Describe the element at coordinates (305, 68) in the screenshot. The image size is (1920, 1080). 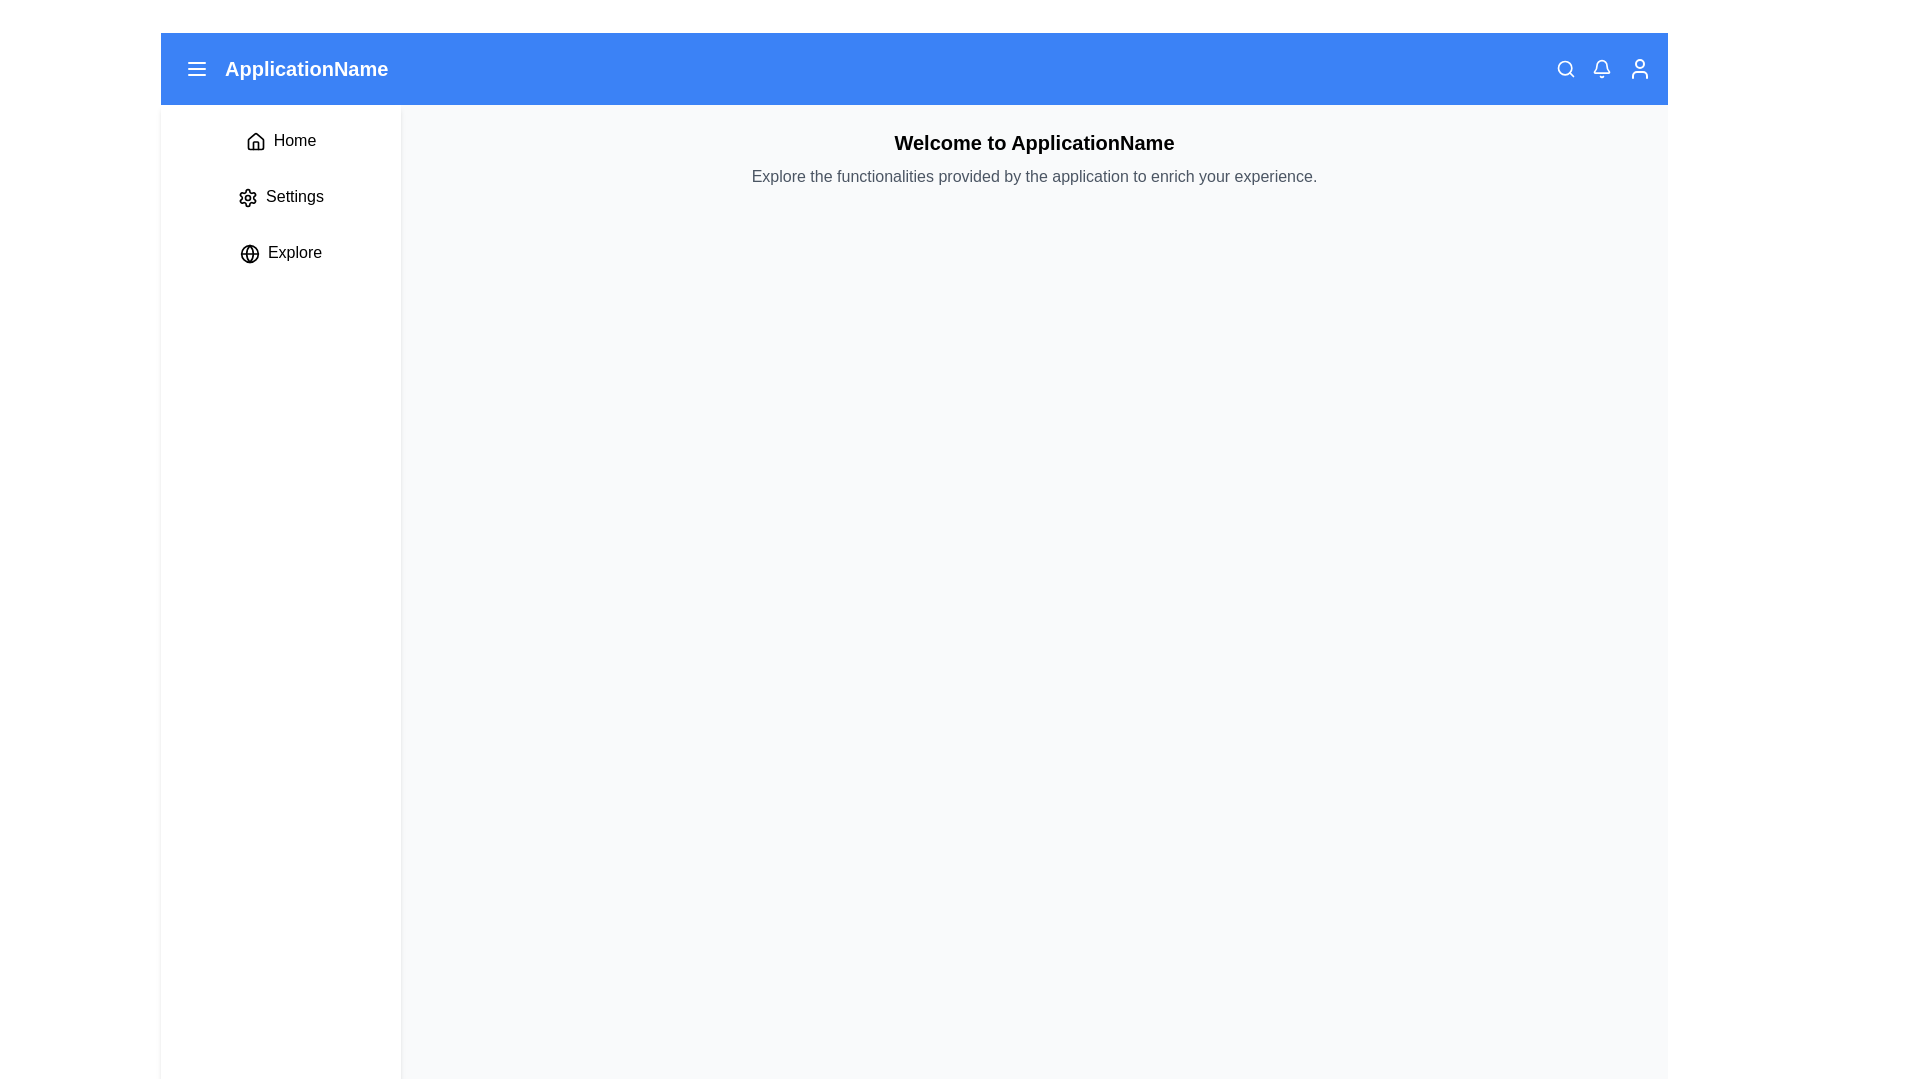
I see `the static text element that displays the name or title of the application, located centrally in the navigation bar, to the right of the menu icon` at that location.